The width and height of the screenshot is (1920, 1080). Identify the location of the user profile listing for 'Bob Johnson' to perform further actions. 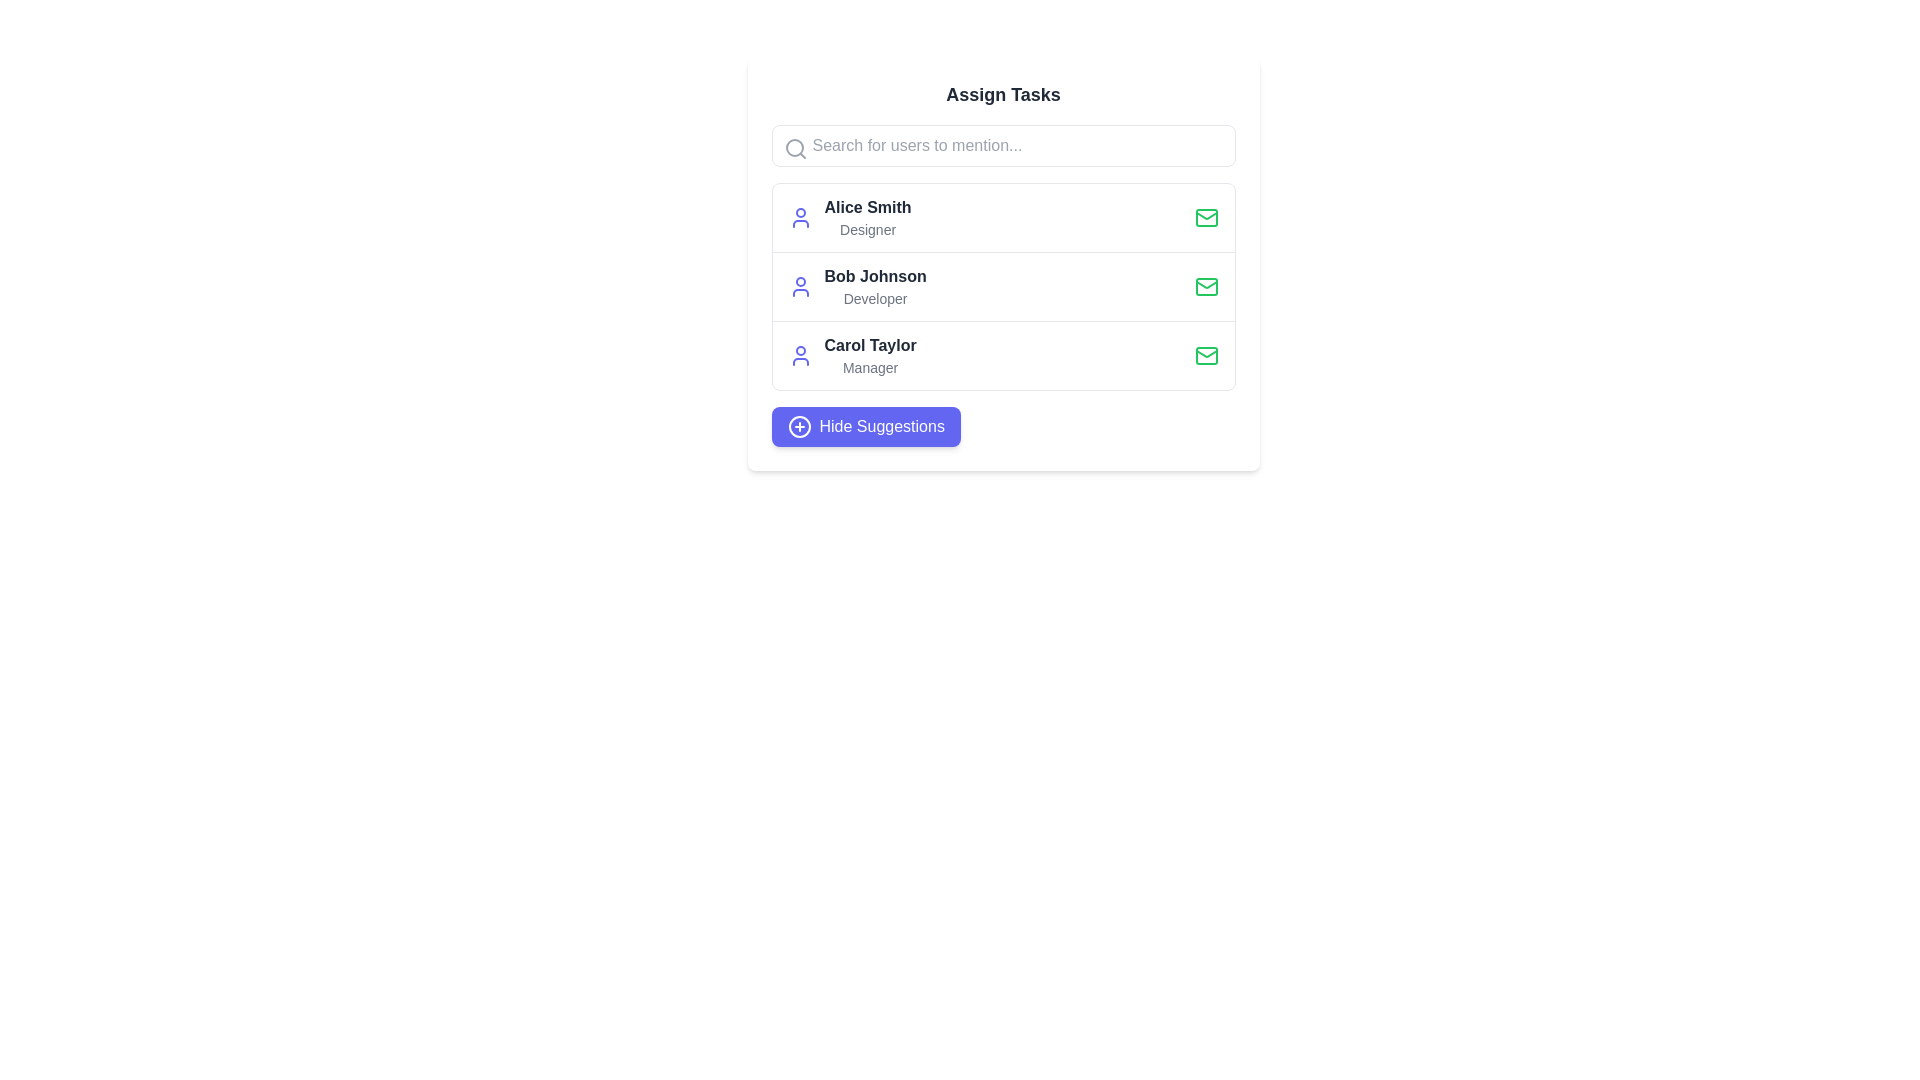
(1003, 286).